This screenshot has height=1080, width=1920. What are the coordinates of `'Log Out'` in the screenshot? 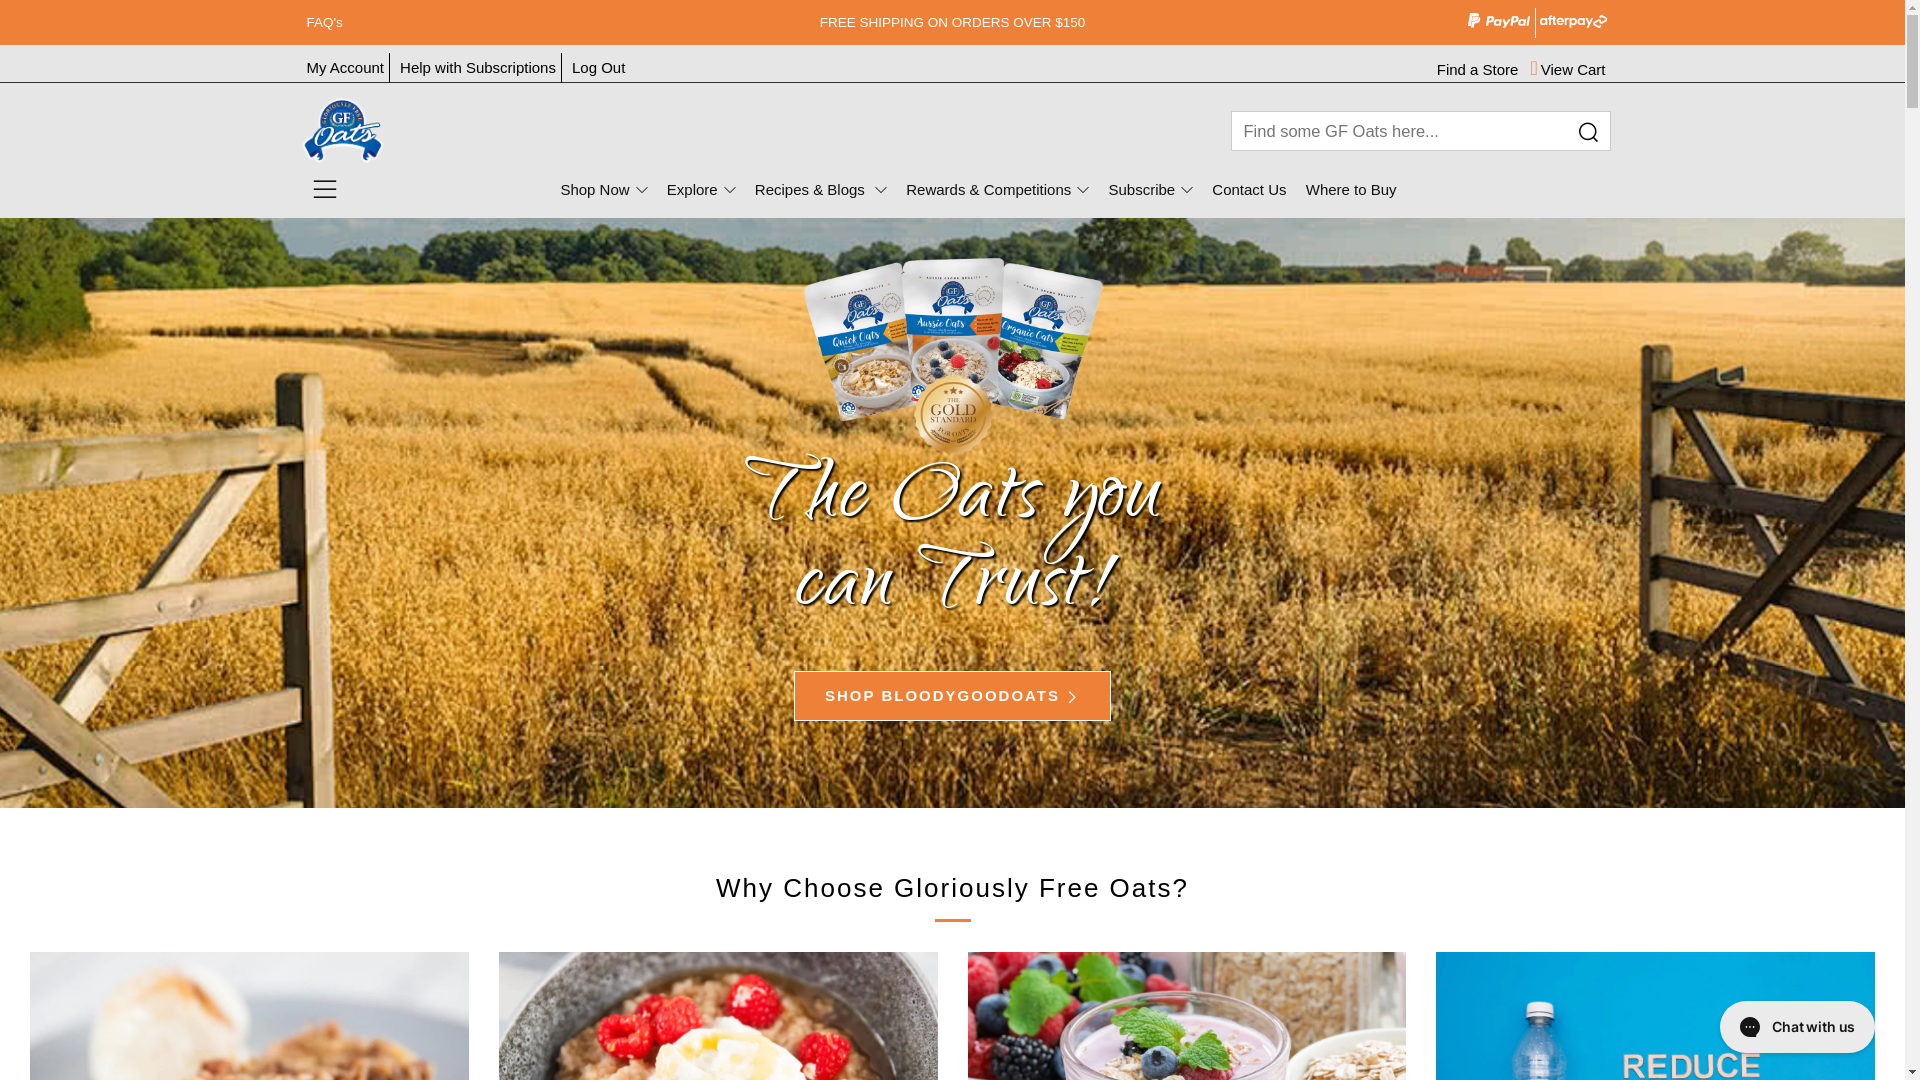 It's located at (597, 66).